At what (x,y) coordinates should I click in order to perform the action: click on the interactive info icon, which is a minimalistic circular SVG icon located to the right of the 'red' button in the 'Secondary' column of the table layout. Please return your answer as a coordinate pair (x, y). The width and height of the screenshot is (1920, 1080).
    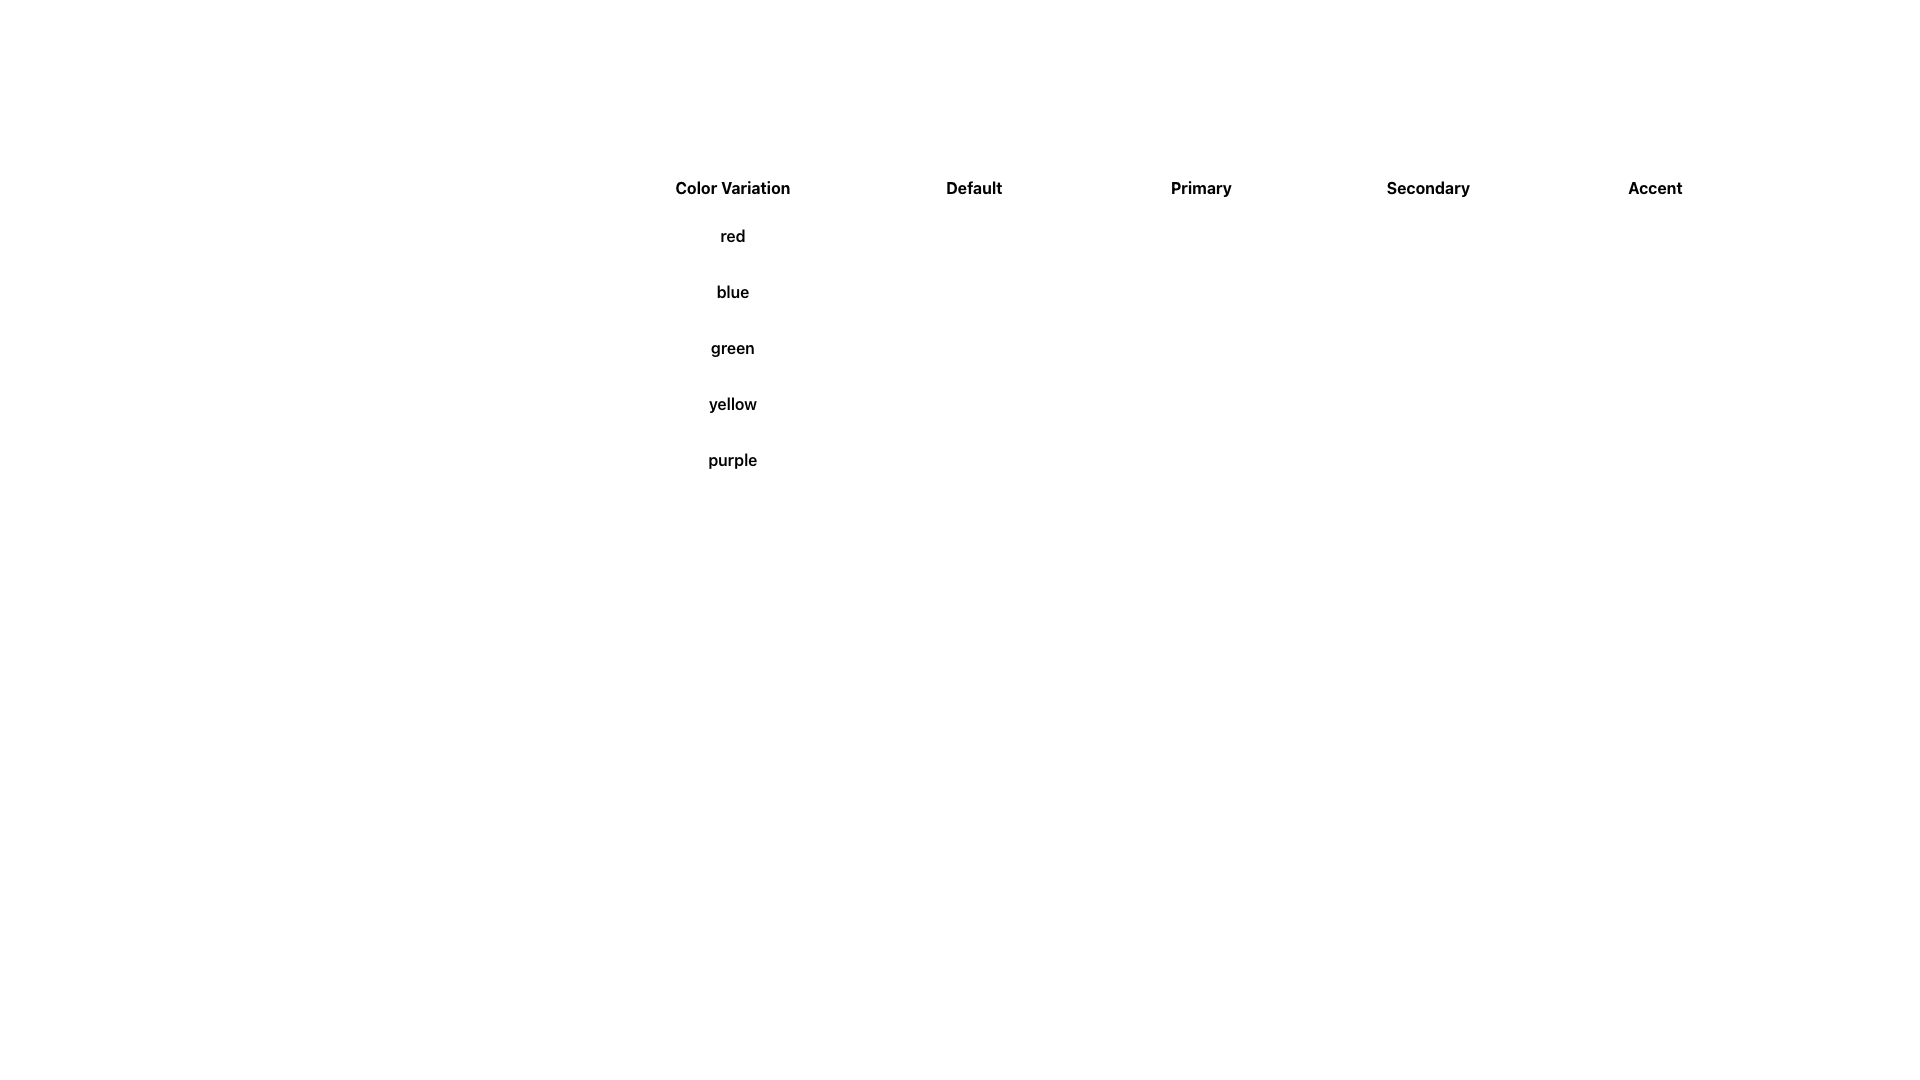
    Looking at the image, I should click on (1381, 234).